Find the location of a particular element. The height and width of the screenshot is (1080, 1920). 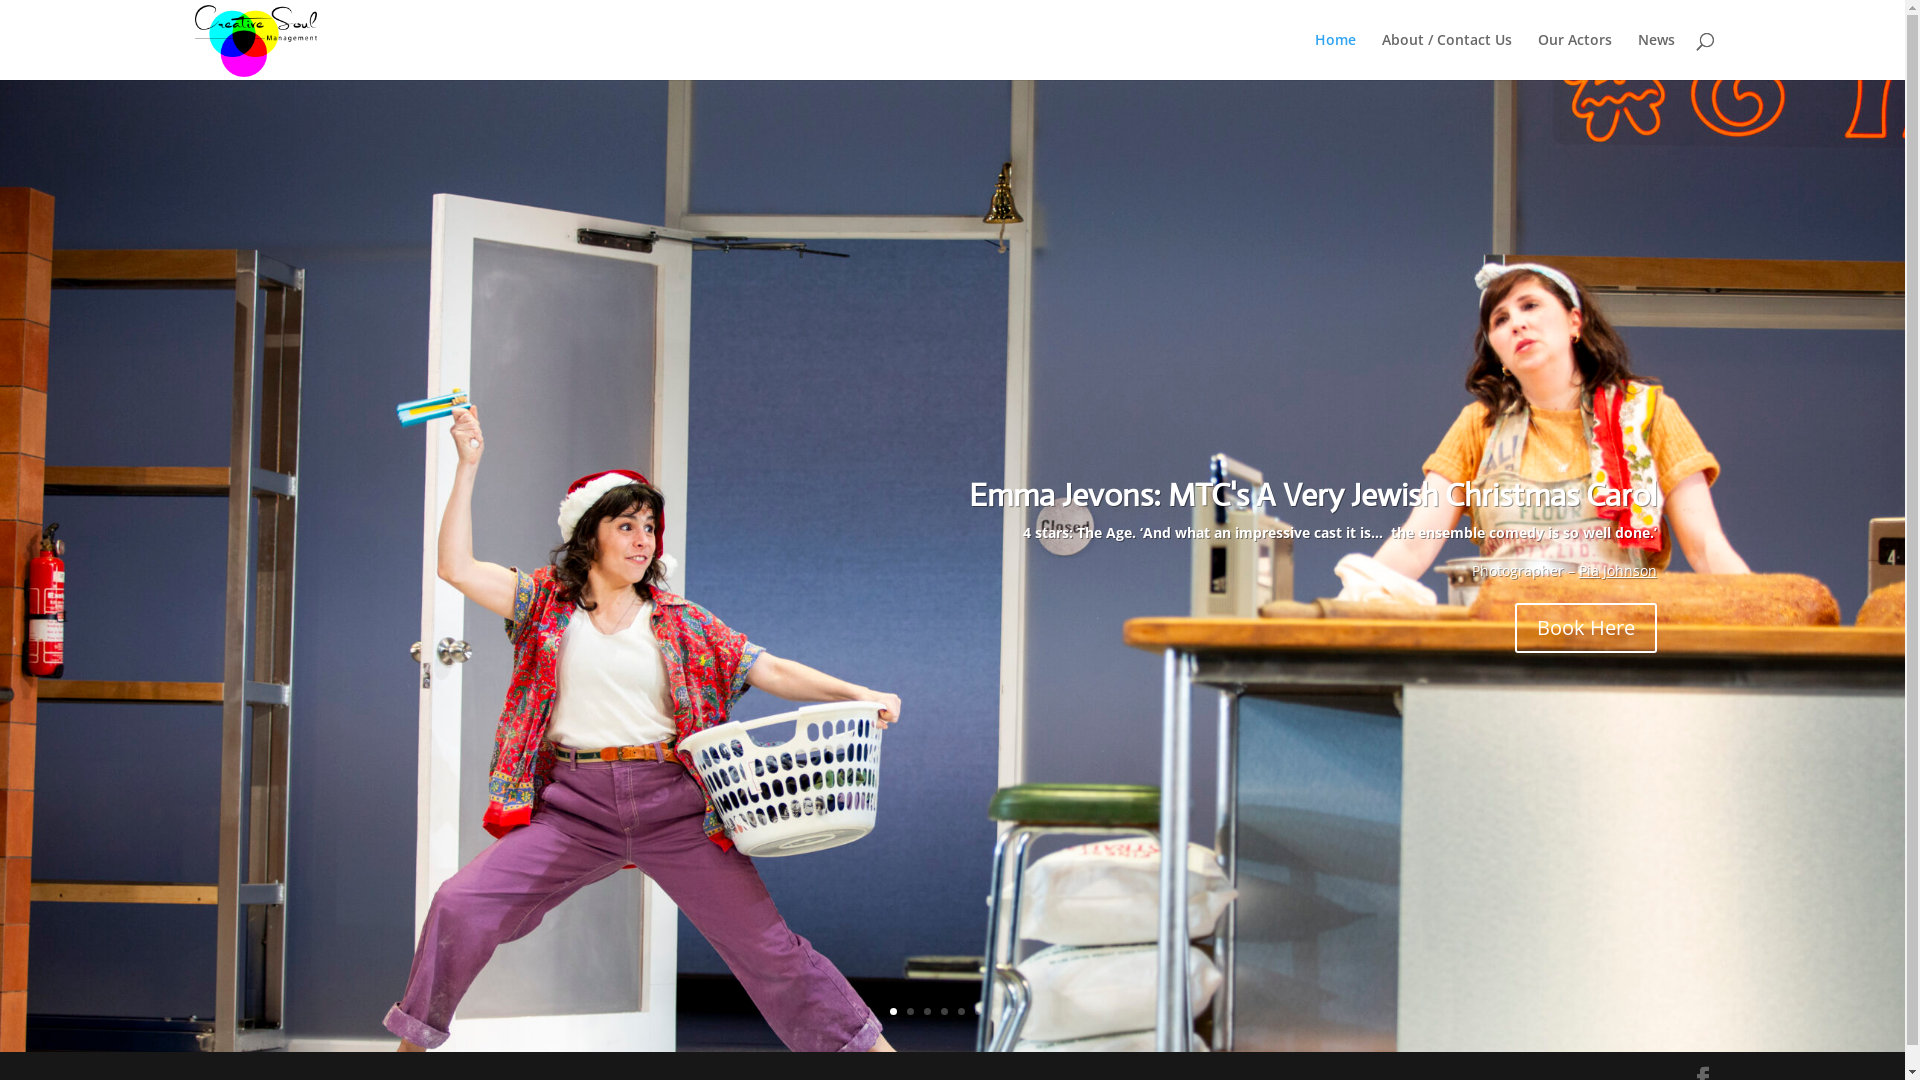

'3' is located at coordinates (923, 1011).